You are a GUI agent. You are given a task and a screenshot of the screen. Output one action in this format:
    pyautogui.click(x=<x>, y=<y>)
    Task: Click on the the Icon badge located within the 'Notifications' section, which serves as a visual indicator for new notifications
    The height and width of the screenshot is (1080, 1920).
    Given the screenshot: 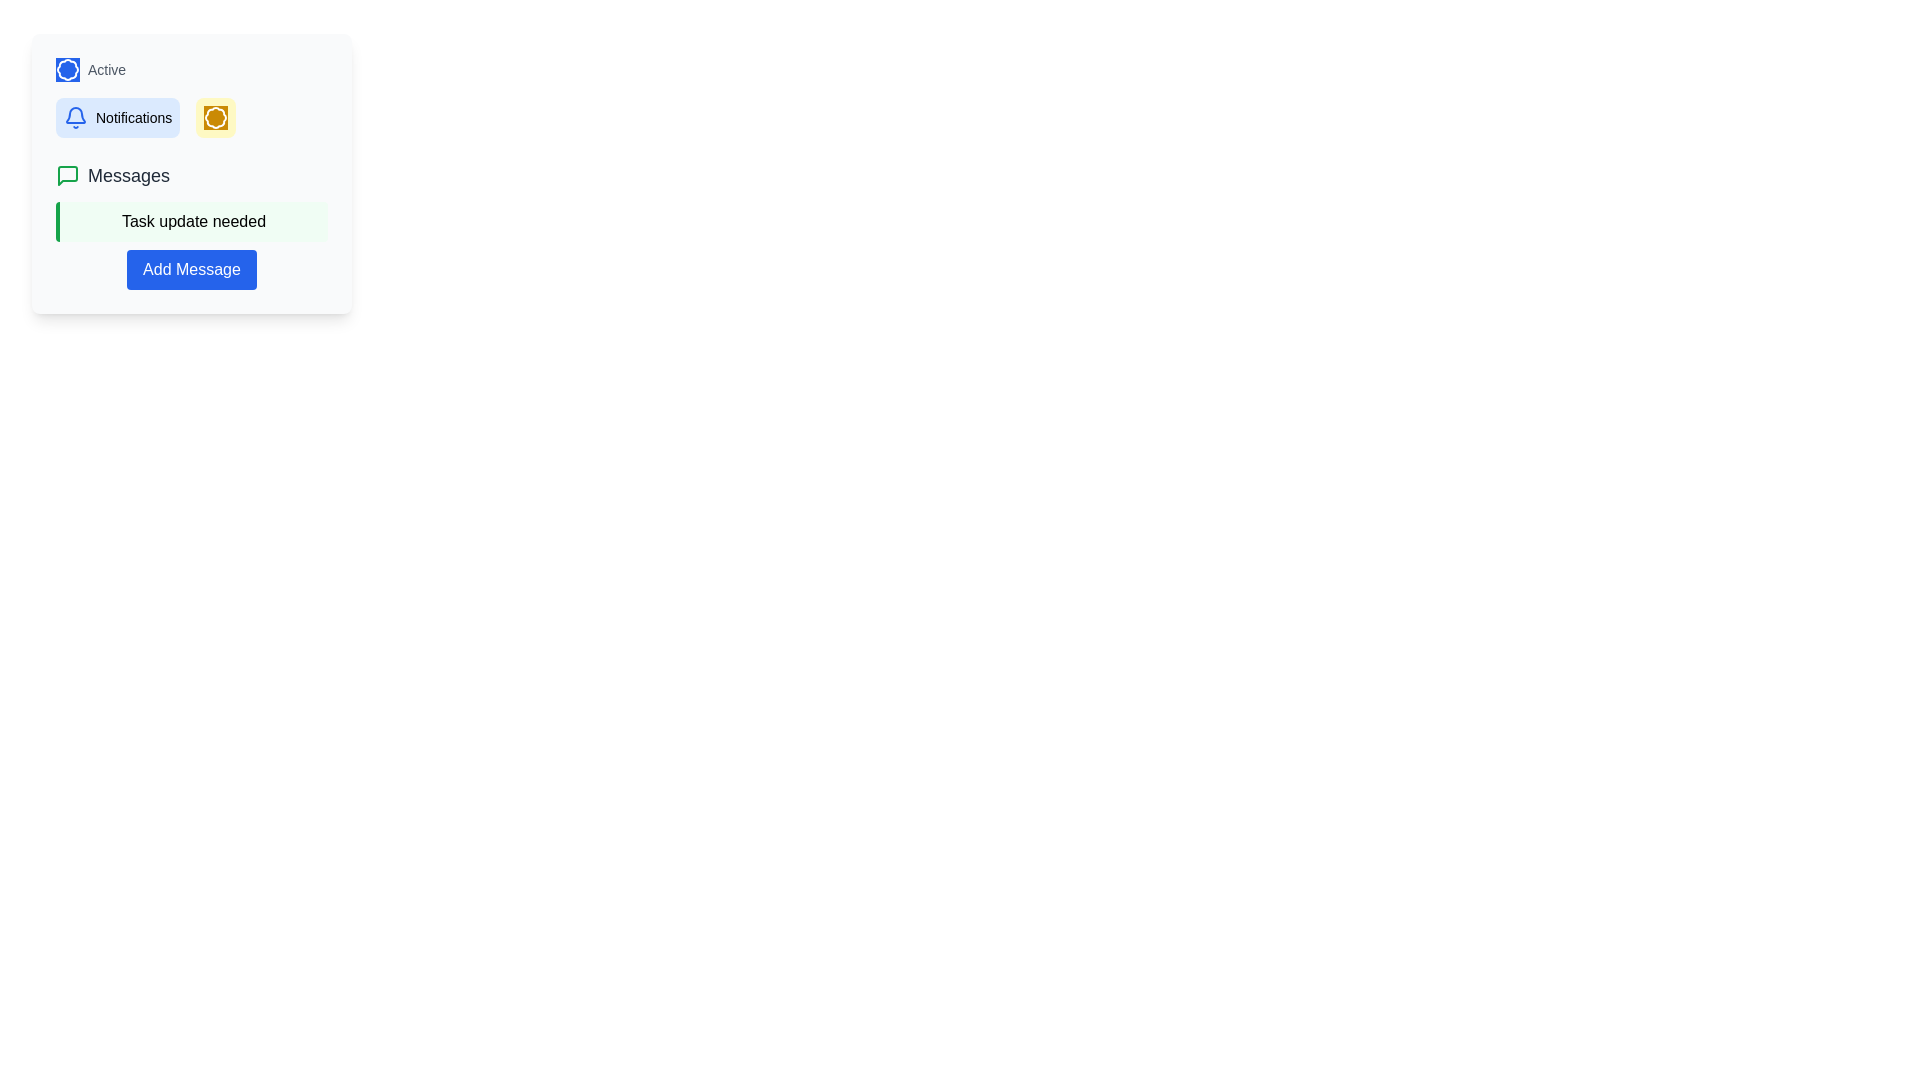 What is the action you would take?
    pyautogui.click(x=216, y=118)
    